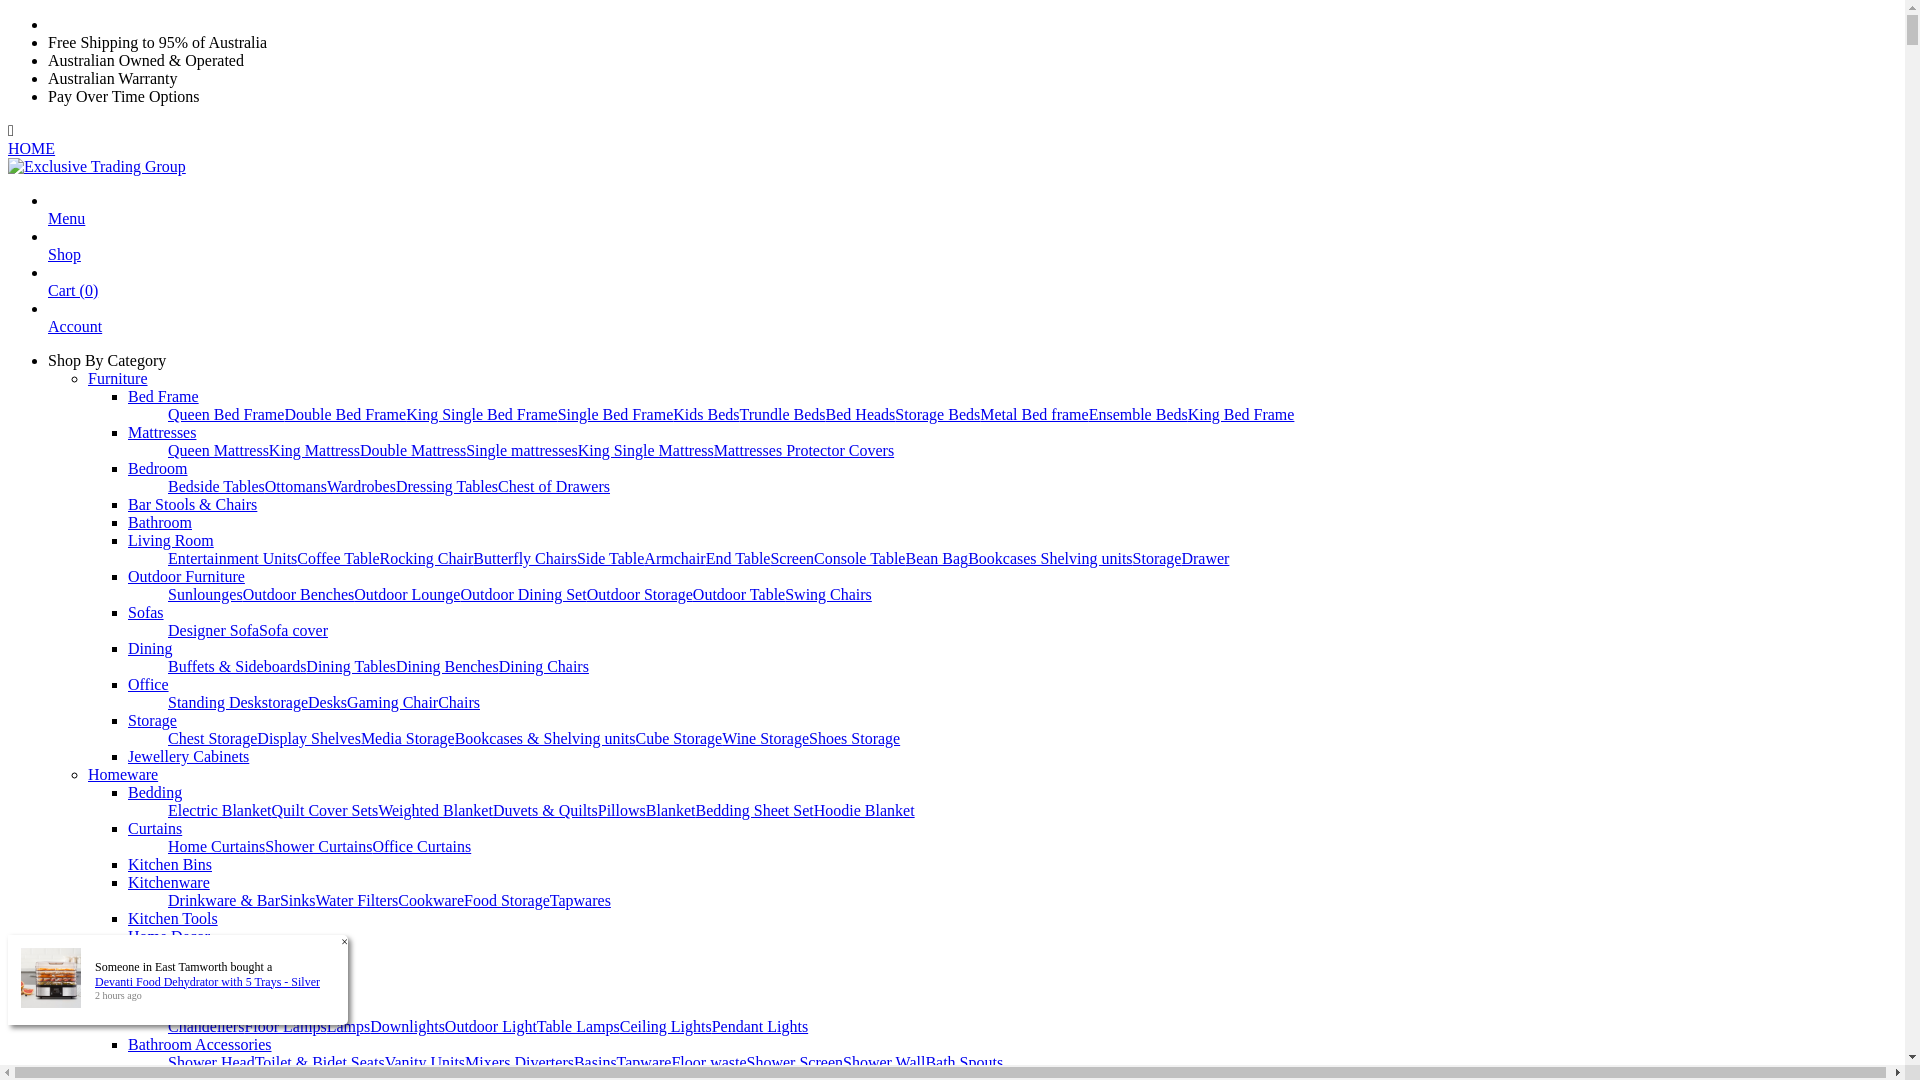  I want to click on 'Butterfly Chairs', so click(524, 558).